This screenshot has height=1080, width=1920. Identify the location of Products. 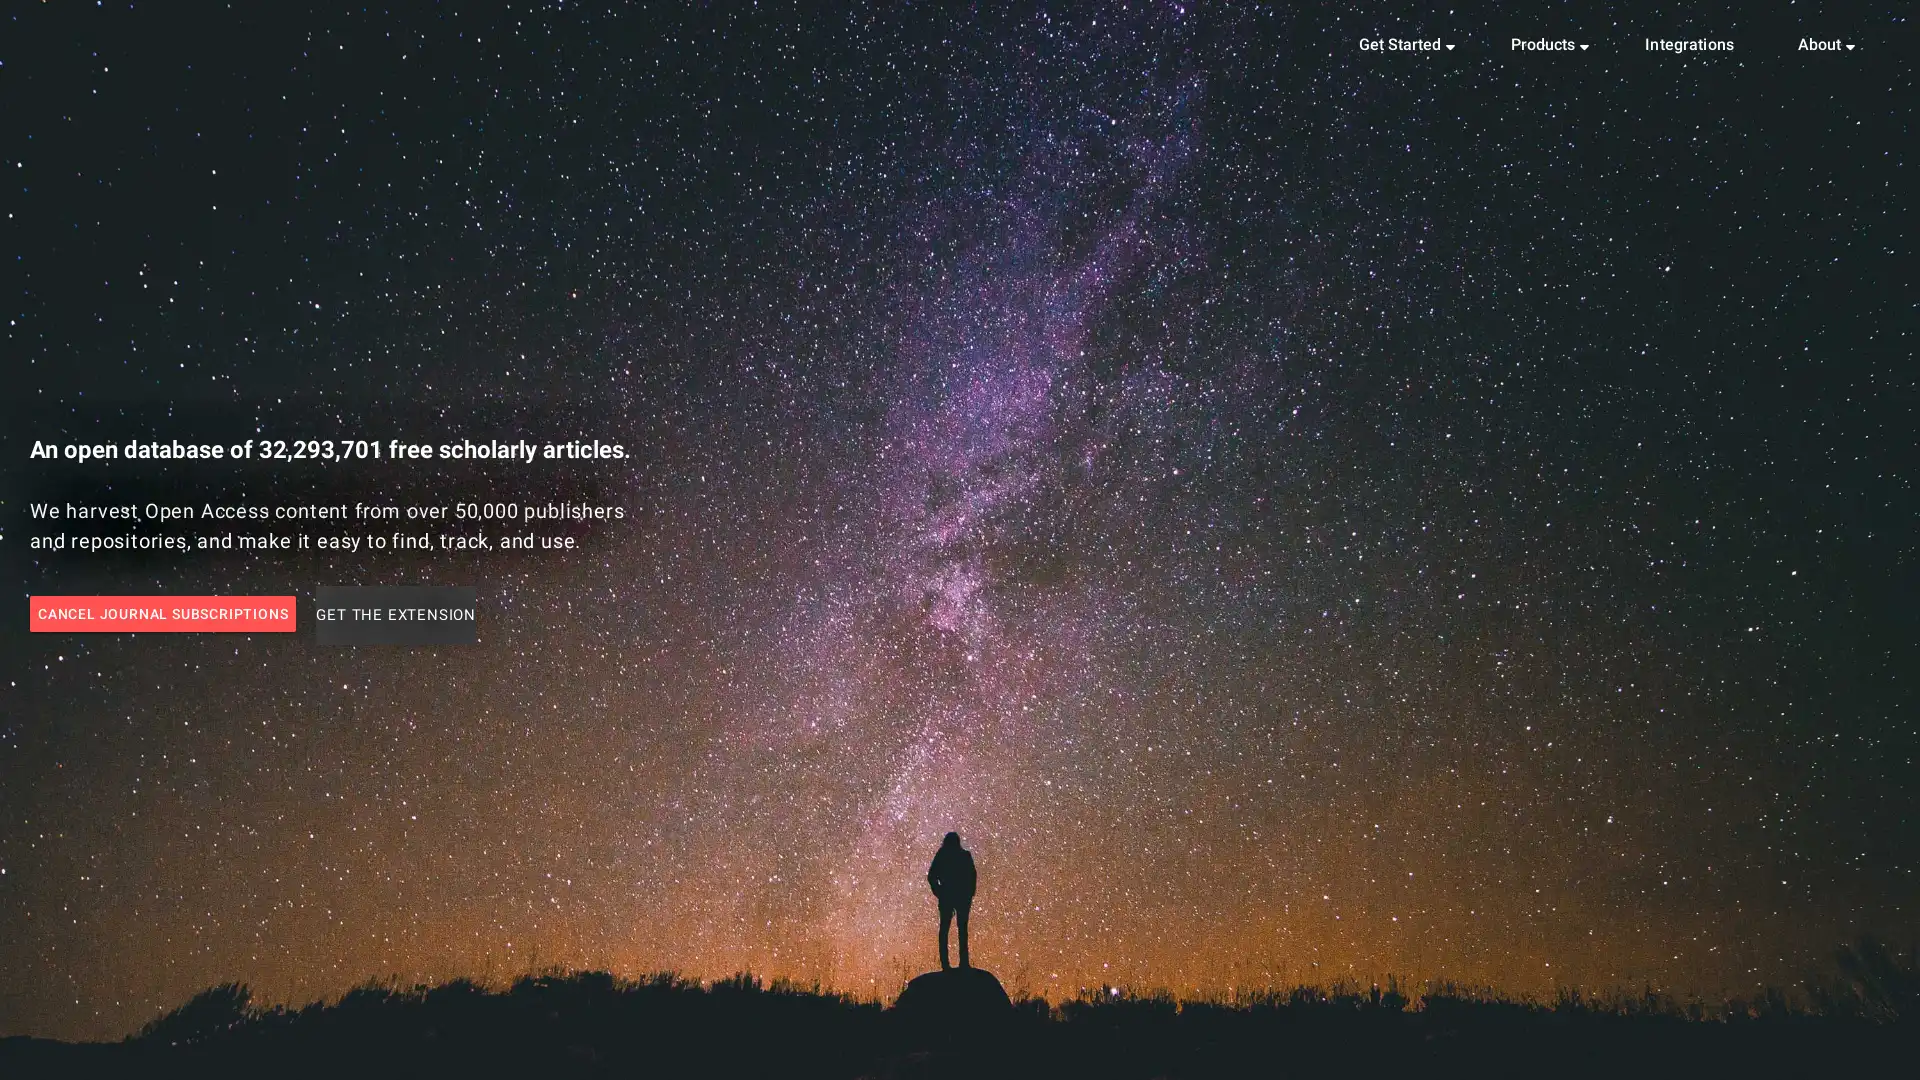
(1549, 43).